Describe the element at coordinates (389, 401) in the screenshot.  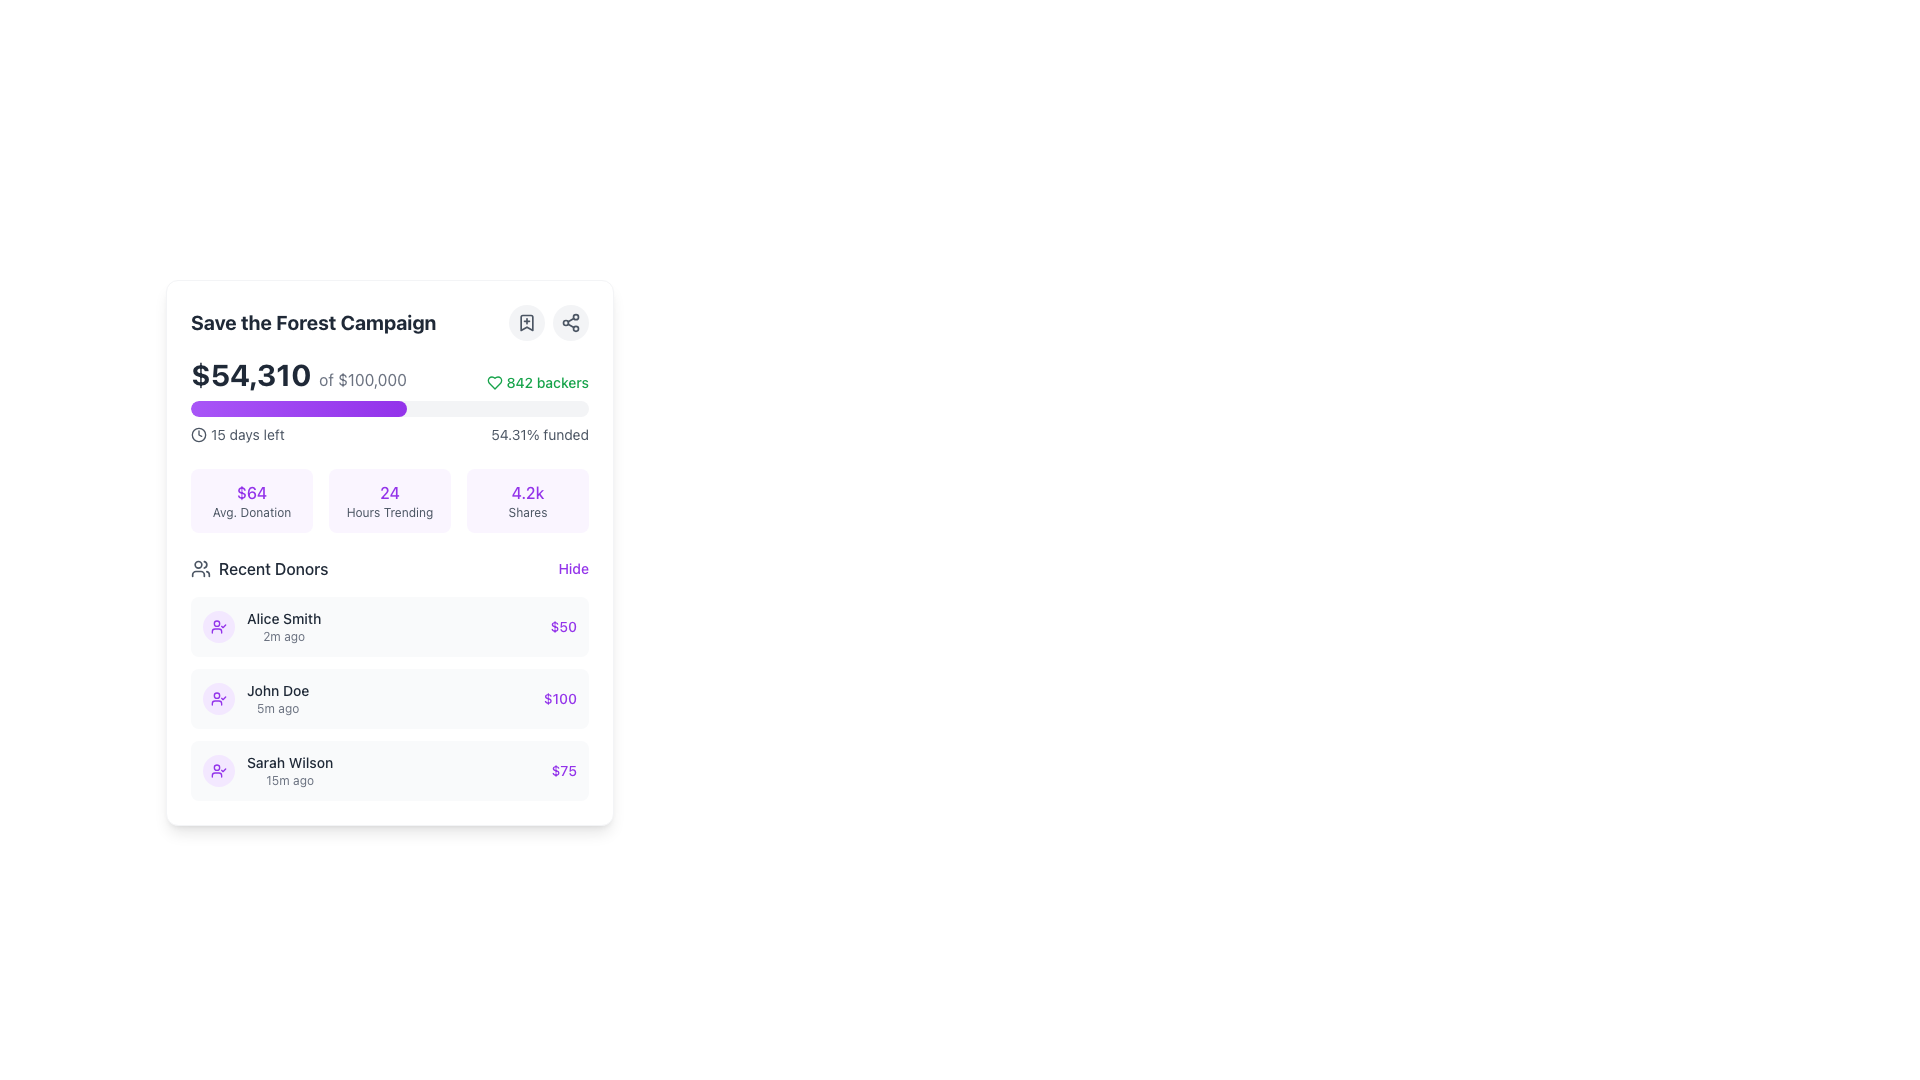
I see `the Progress and Information Display element which shows the current amount raised ('$54,310'), goal amount ('of $100,000'), number of backers ('842 backers'), and a purple progress bar indicating funding percentage ('54.31% funded')` at that location.